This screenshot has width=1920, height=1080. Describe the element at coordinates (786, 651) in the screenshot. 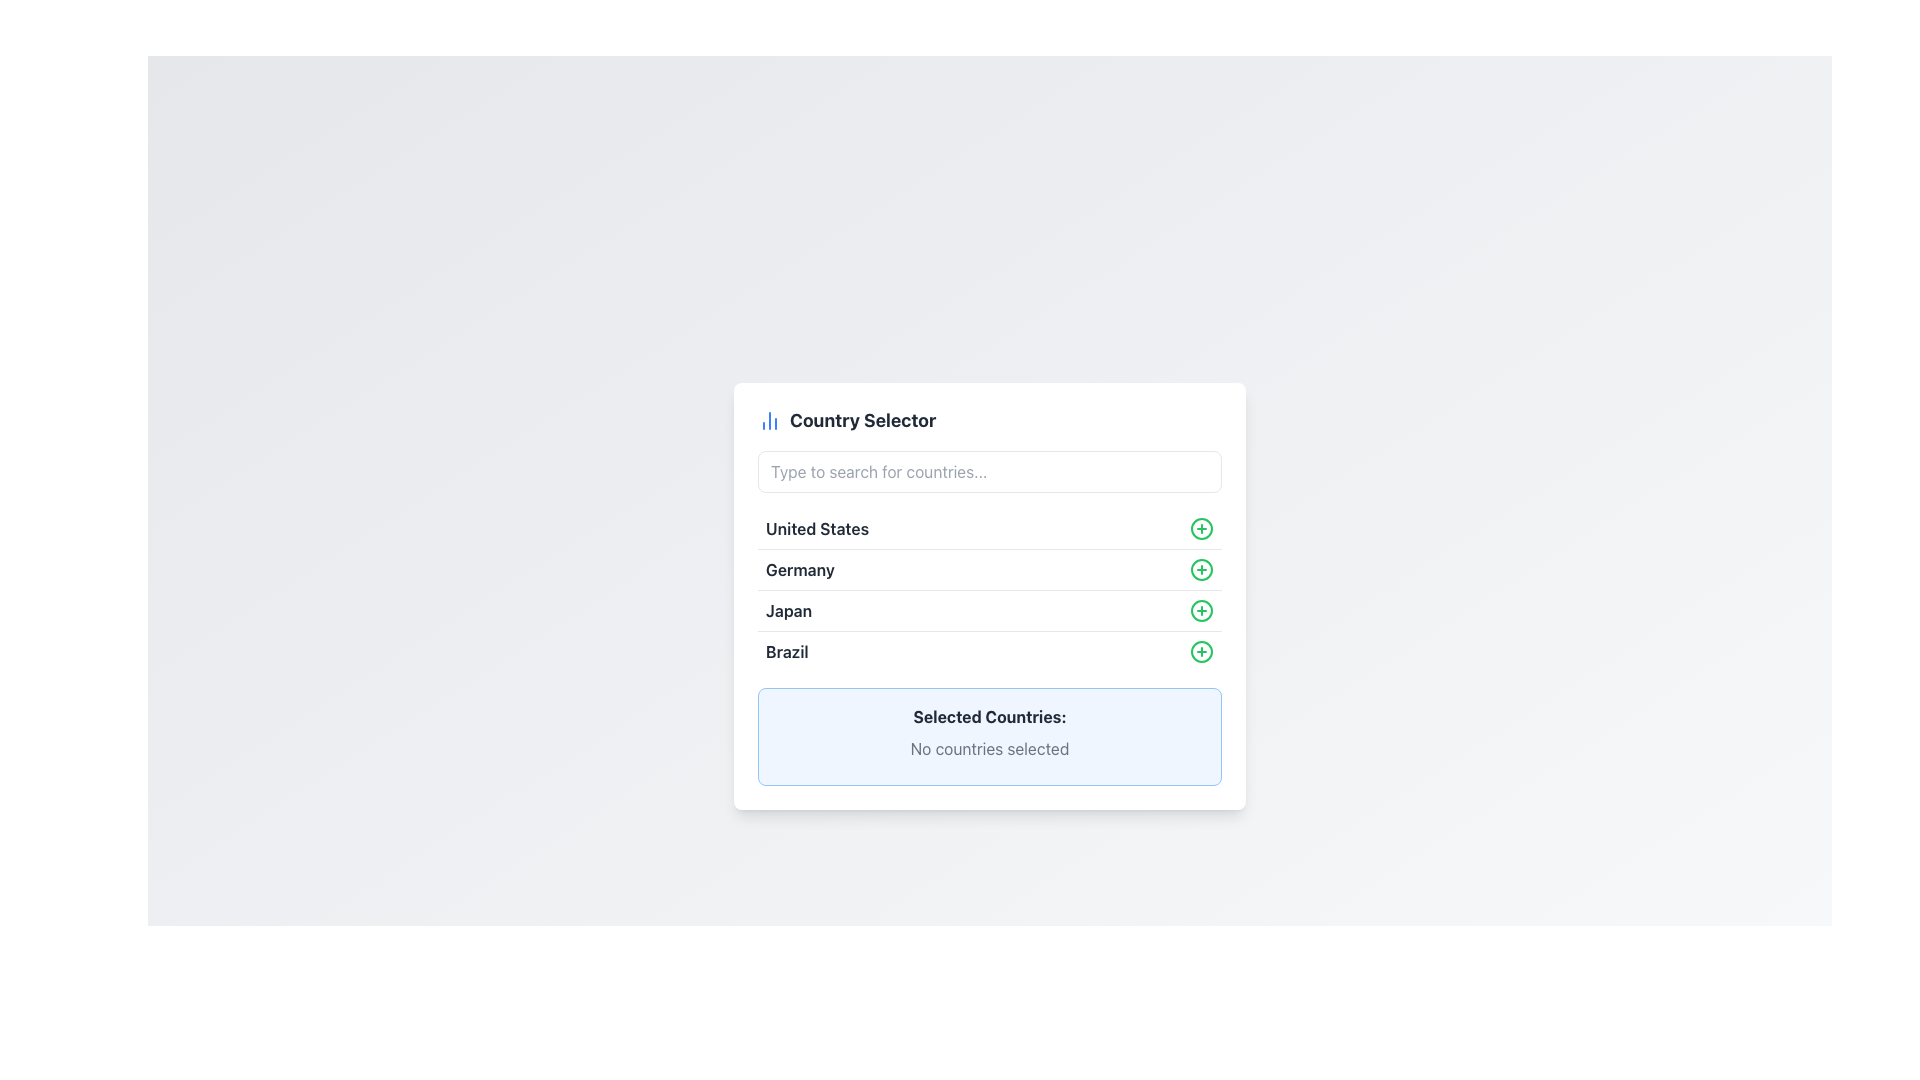

I see `the text label 'Brazil' which identifies the country in a dropdown list, located below 'Japan' and to the left of the green '+' button` at that location.